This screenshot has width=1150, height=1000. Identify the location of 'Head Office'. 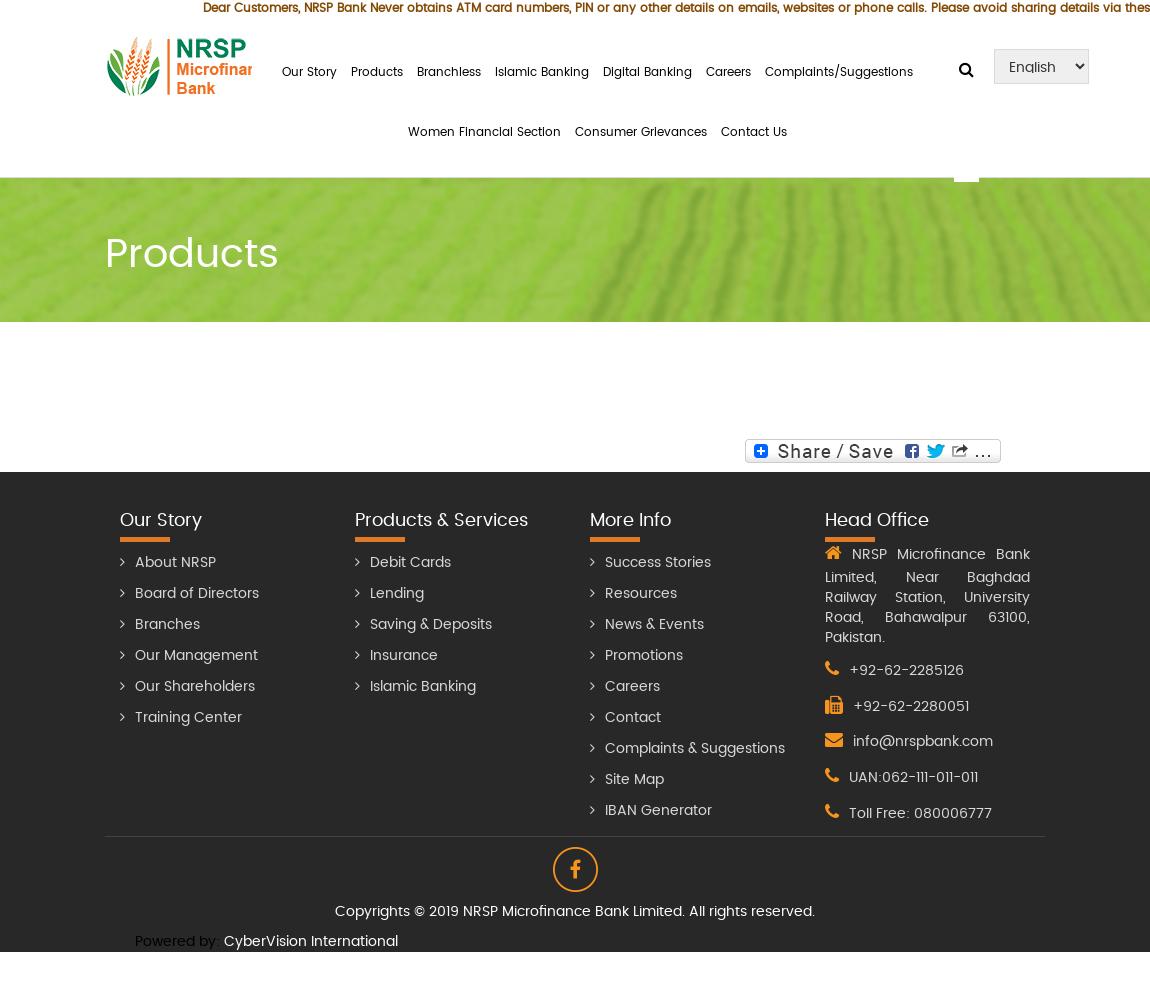
(876, 521).